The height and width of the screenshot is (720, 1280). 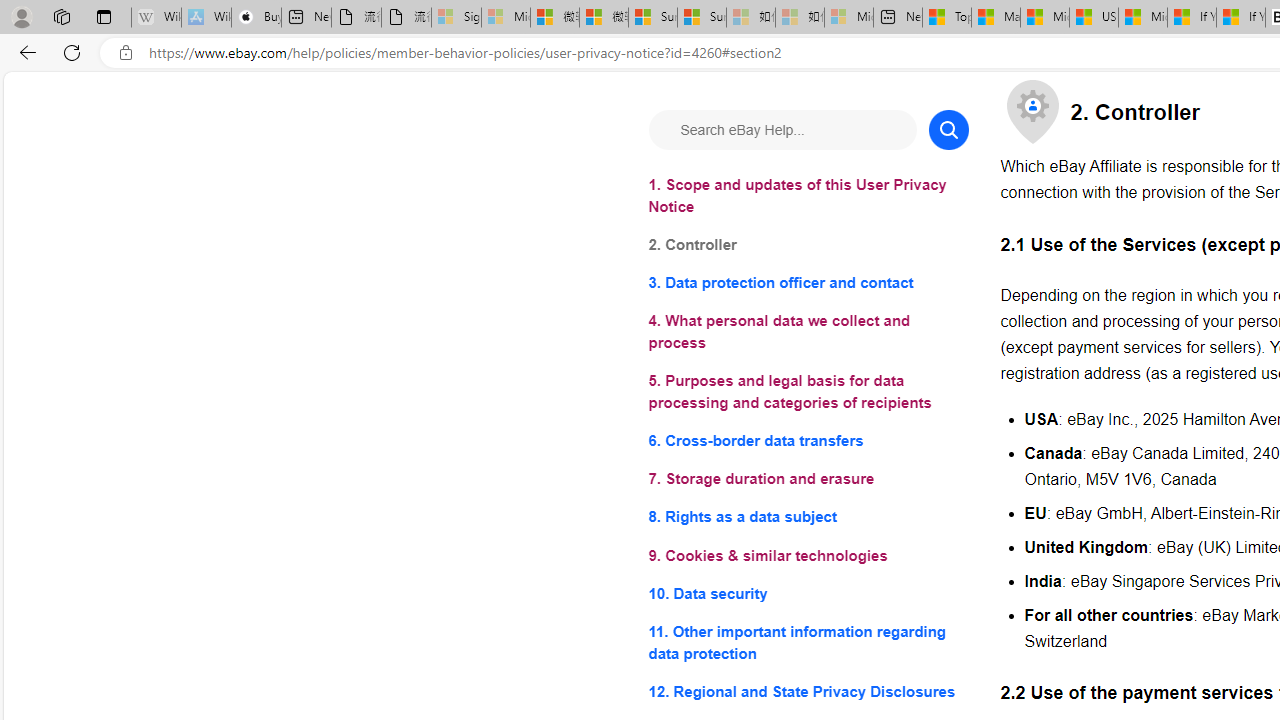 I want to click on '8. Rights as a data subject', so click(x=808, y=516).